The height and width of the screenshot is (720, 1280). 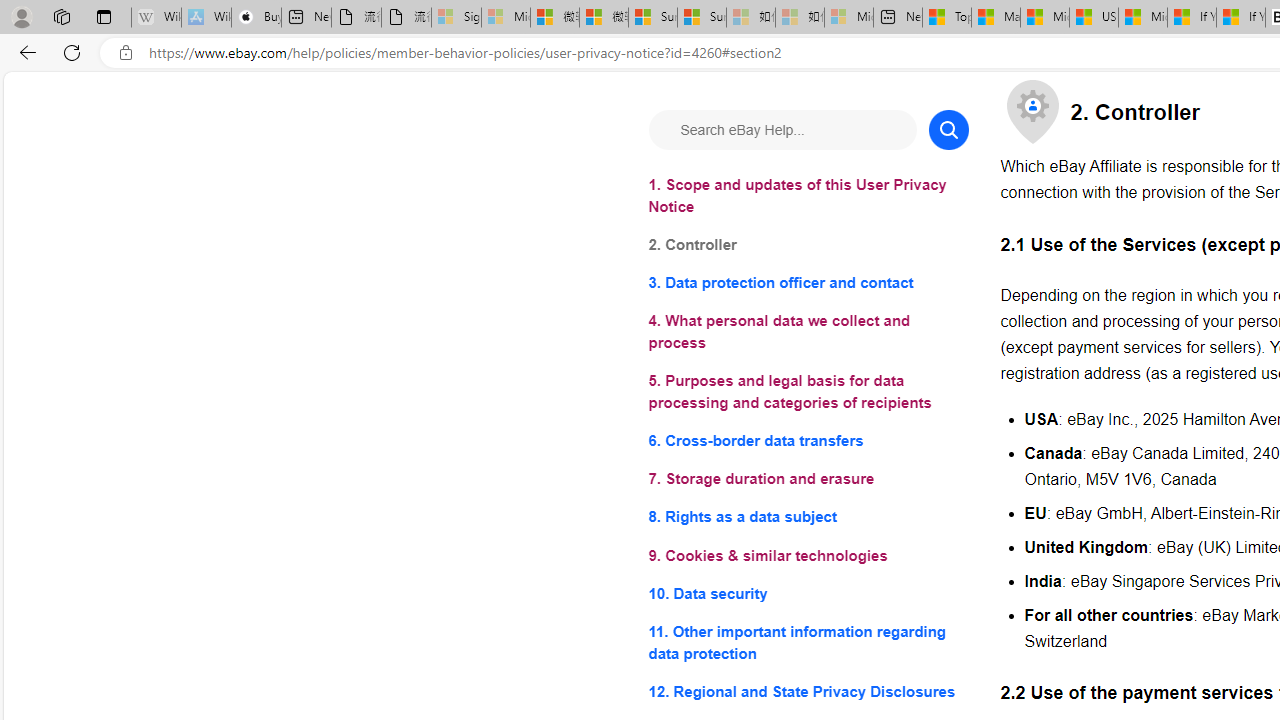 I want to click on '8. Rights as a data subject', so click(x=808, y=516).